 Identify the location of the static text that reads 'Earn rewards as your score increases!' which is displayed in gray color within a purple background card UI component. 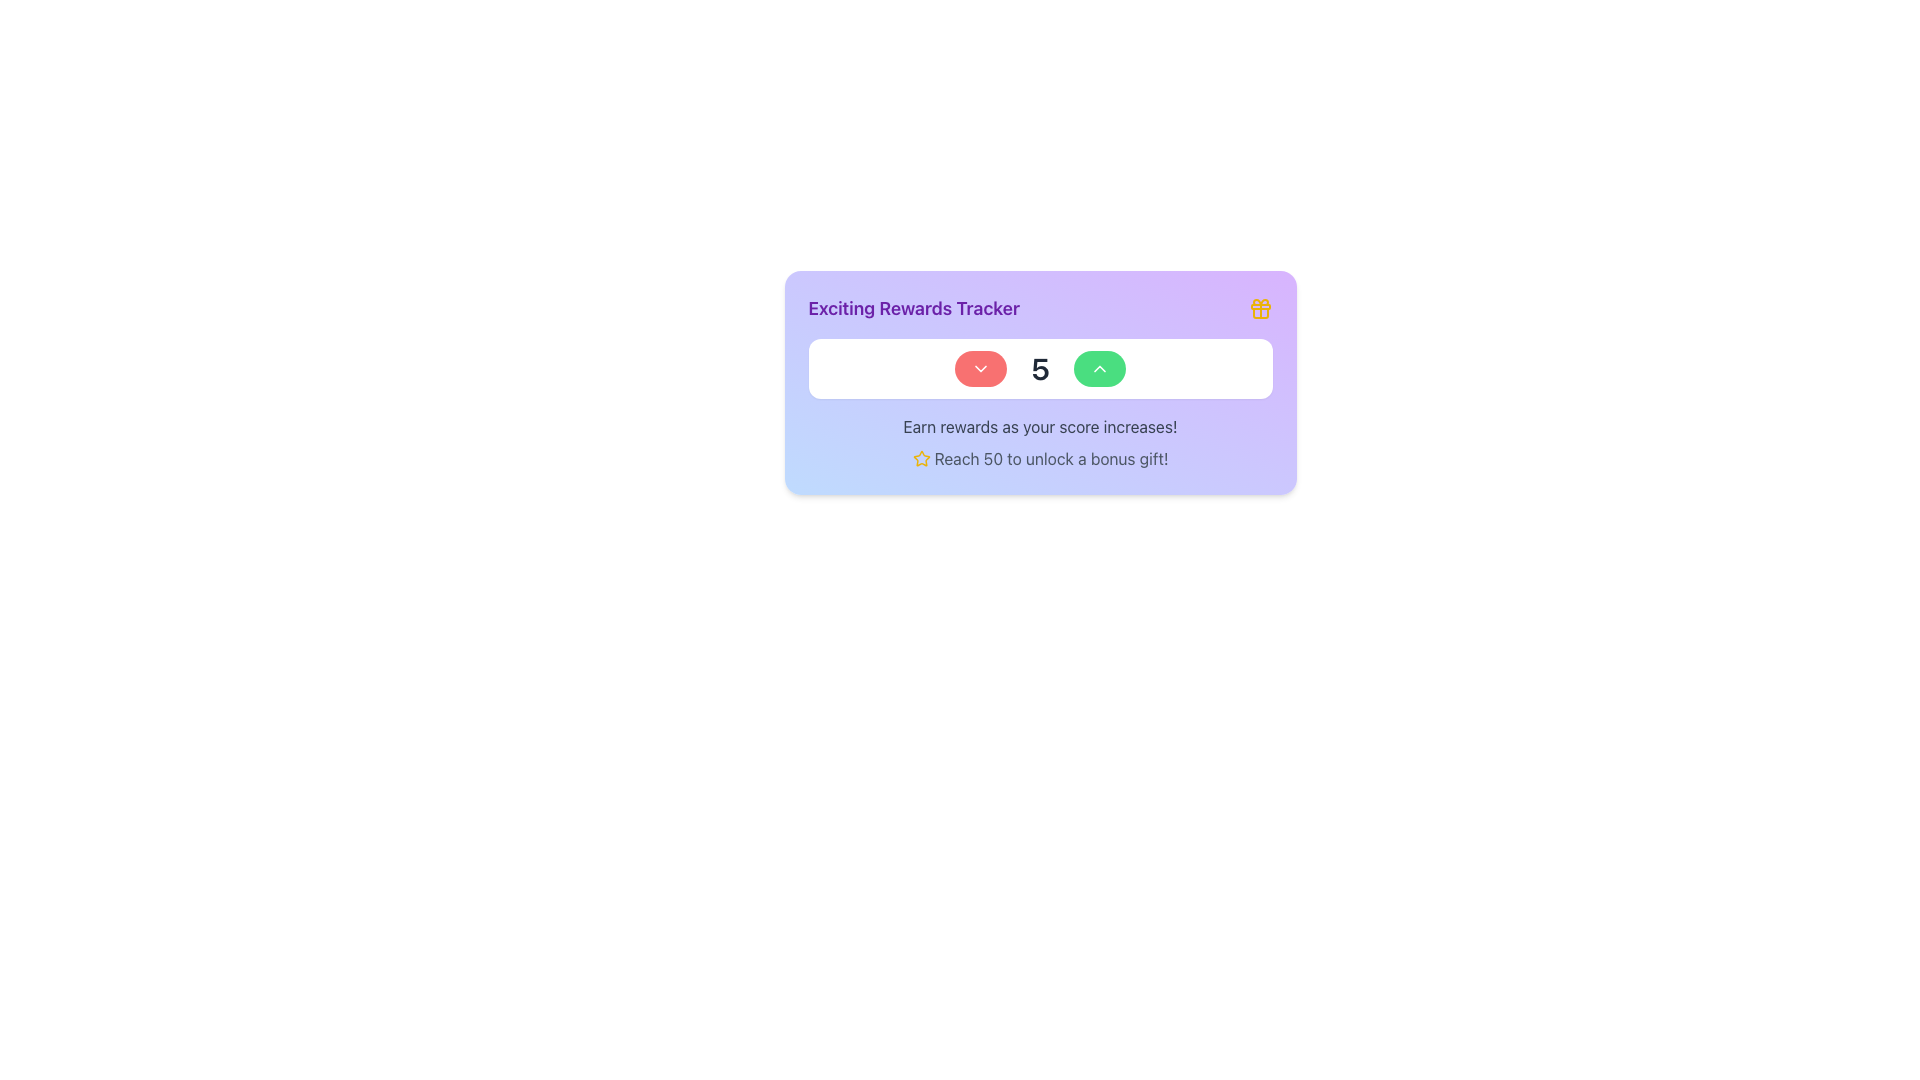
(1040, 426).